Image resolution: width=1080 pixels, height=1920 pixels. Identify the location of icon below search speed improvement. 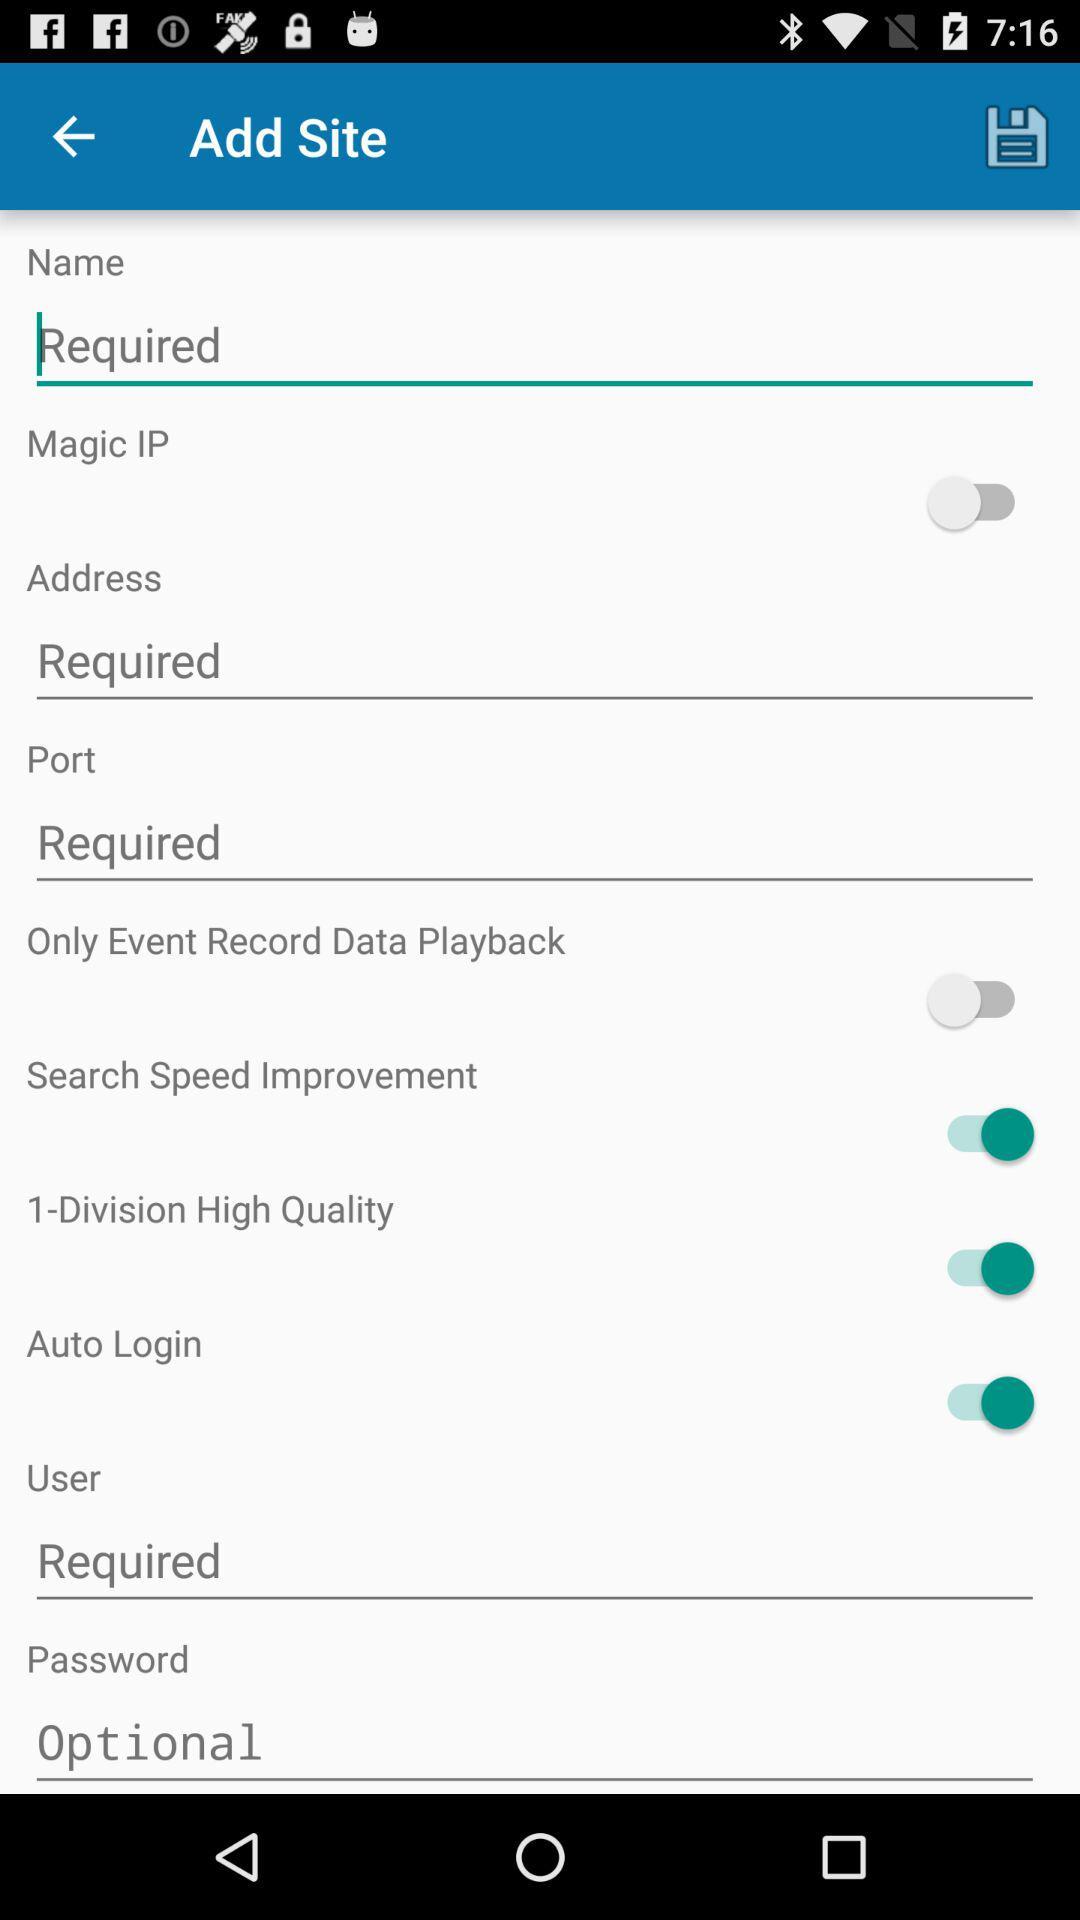
(979, 1134).